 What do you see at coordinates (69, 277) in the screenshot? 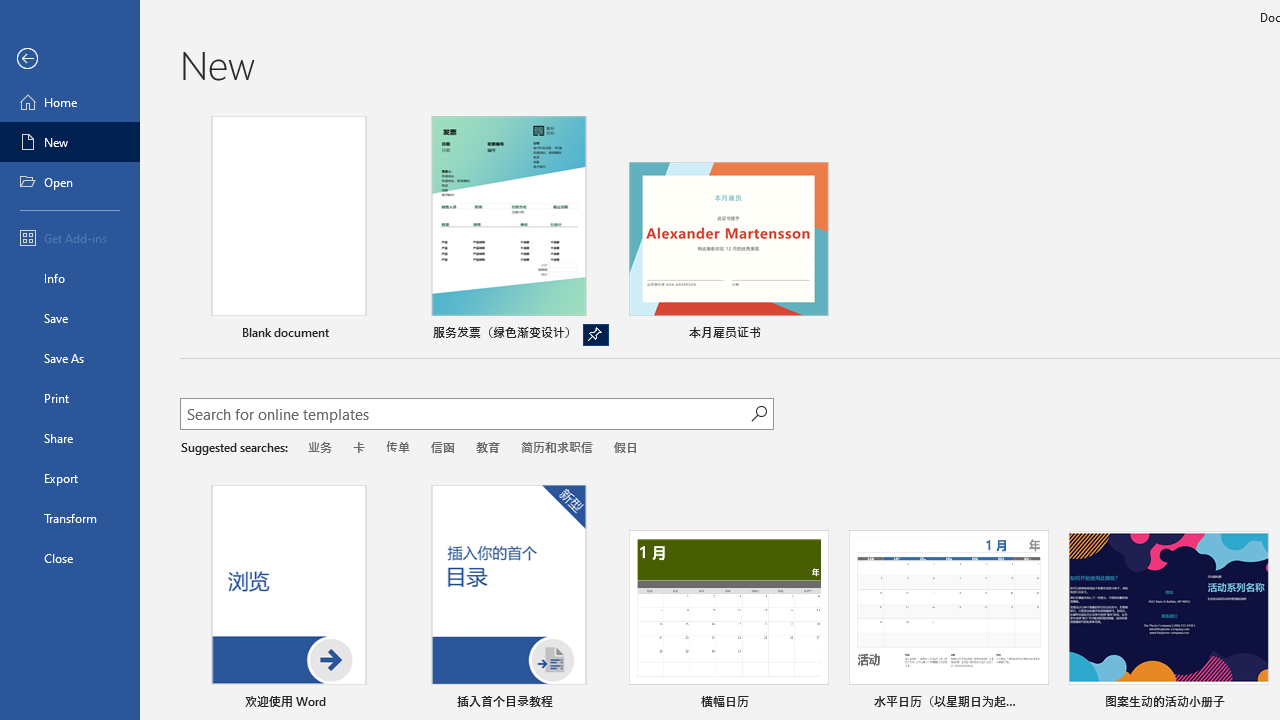
I see `'Info'` at bounding box center [69, 277].